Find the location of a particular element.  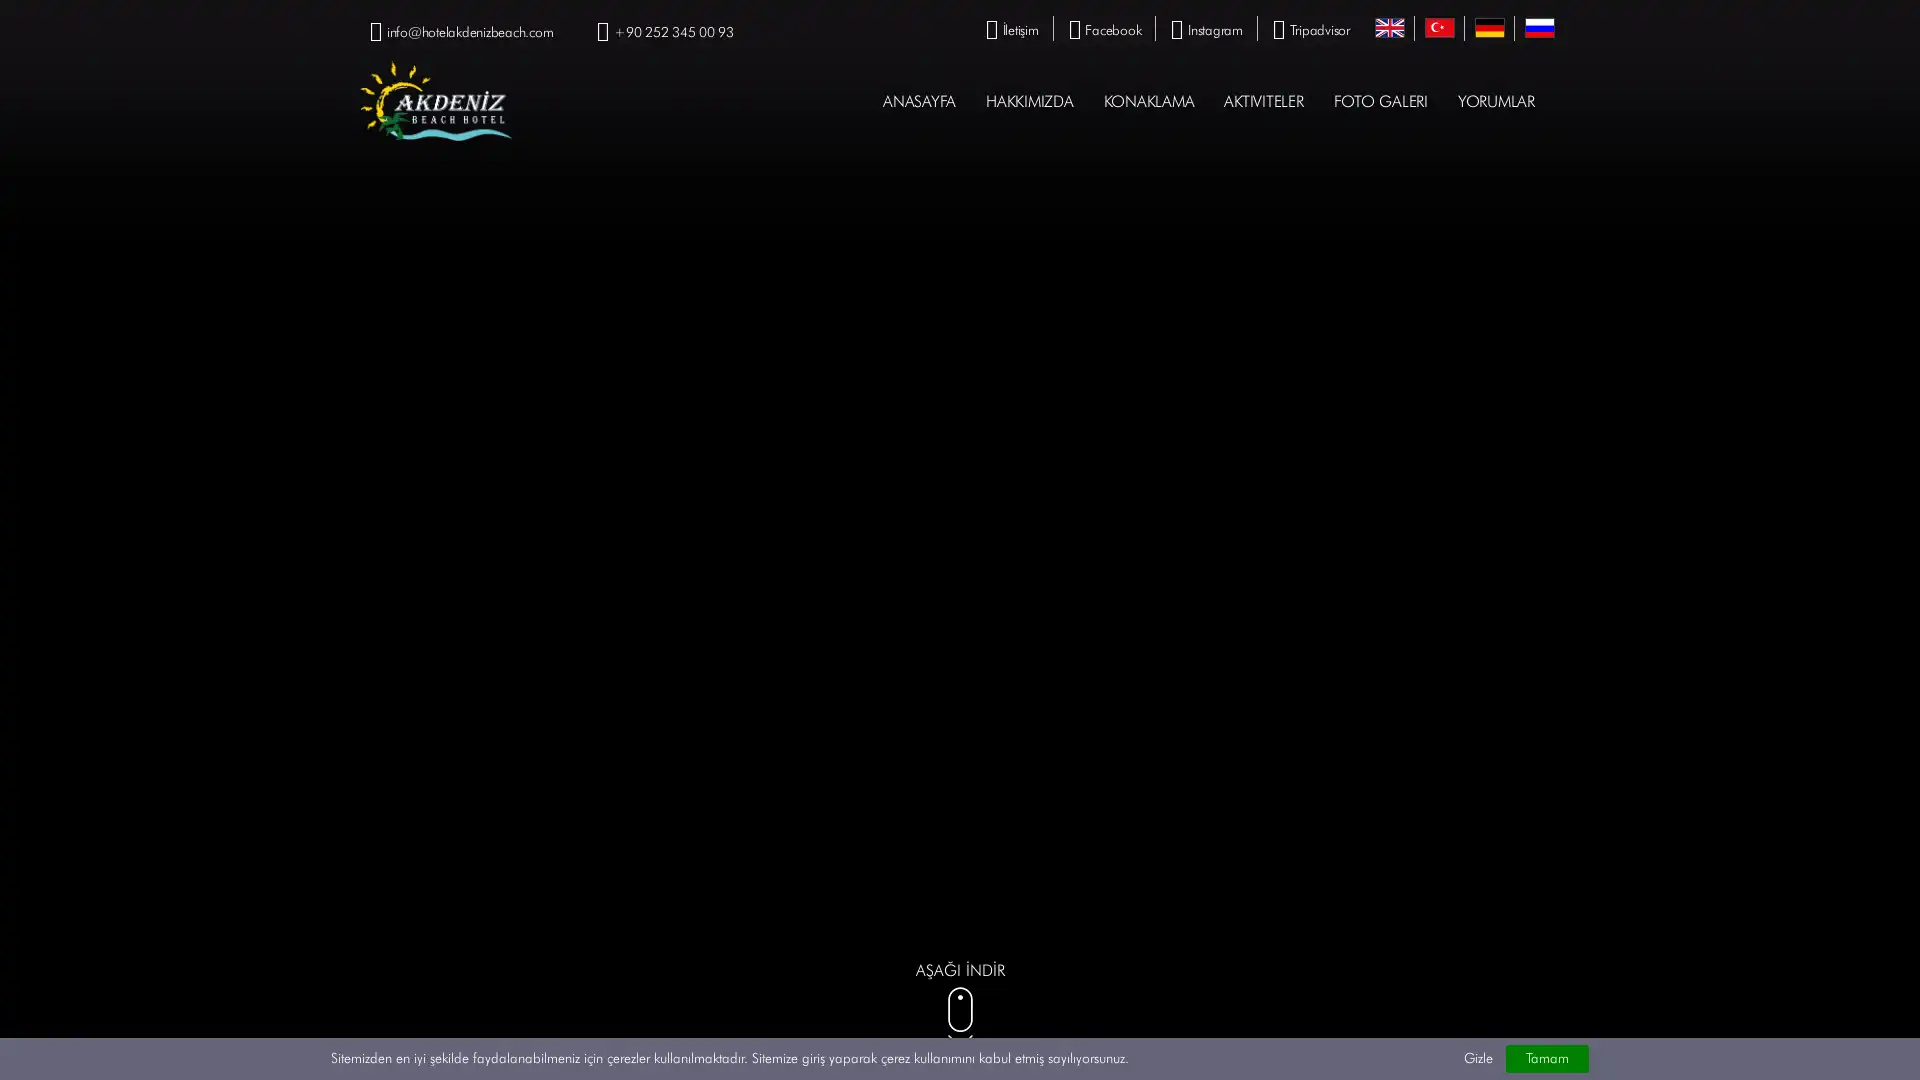

Tamam is located at coordinates (1545, 1058).